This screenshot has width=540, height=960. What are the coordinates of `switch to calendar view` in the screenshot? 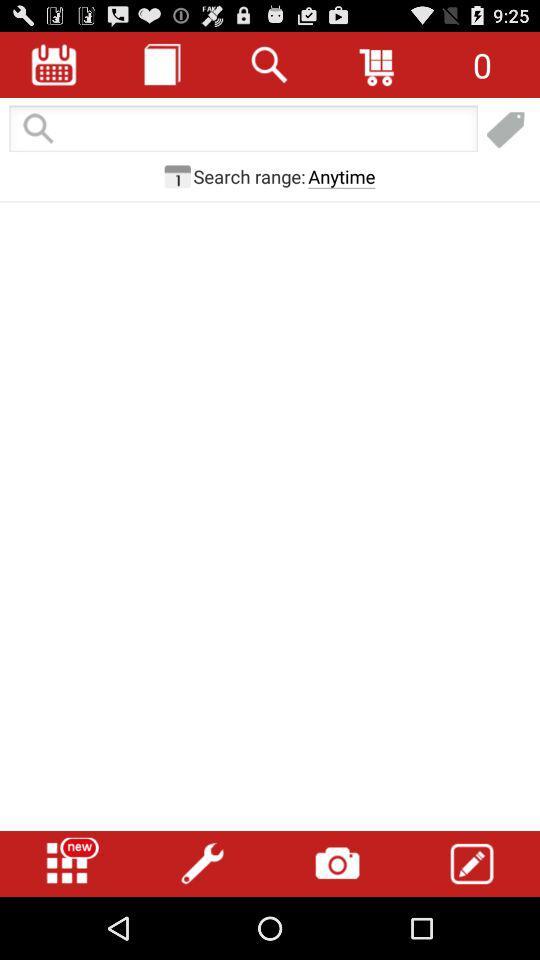 It's located at (54, 64).